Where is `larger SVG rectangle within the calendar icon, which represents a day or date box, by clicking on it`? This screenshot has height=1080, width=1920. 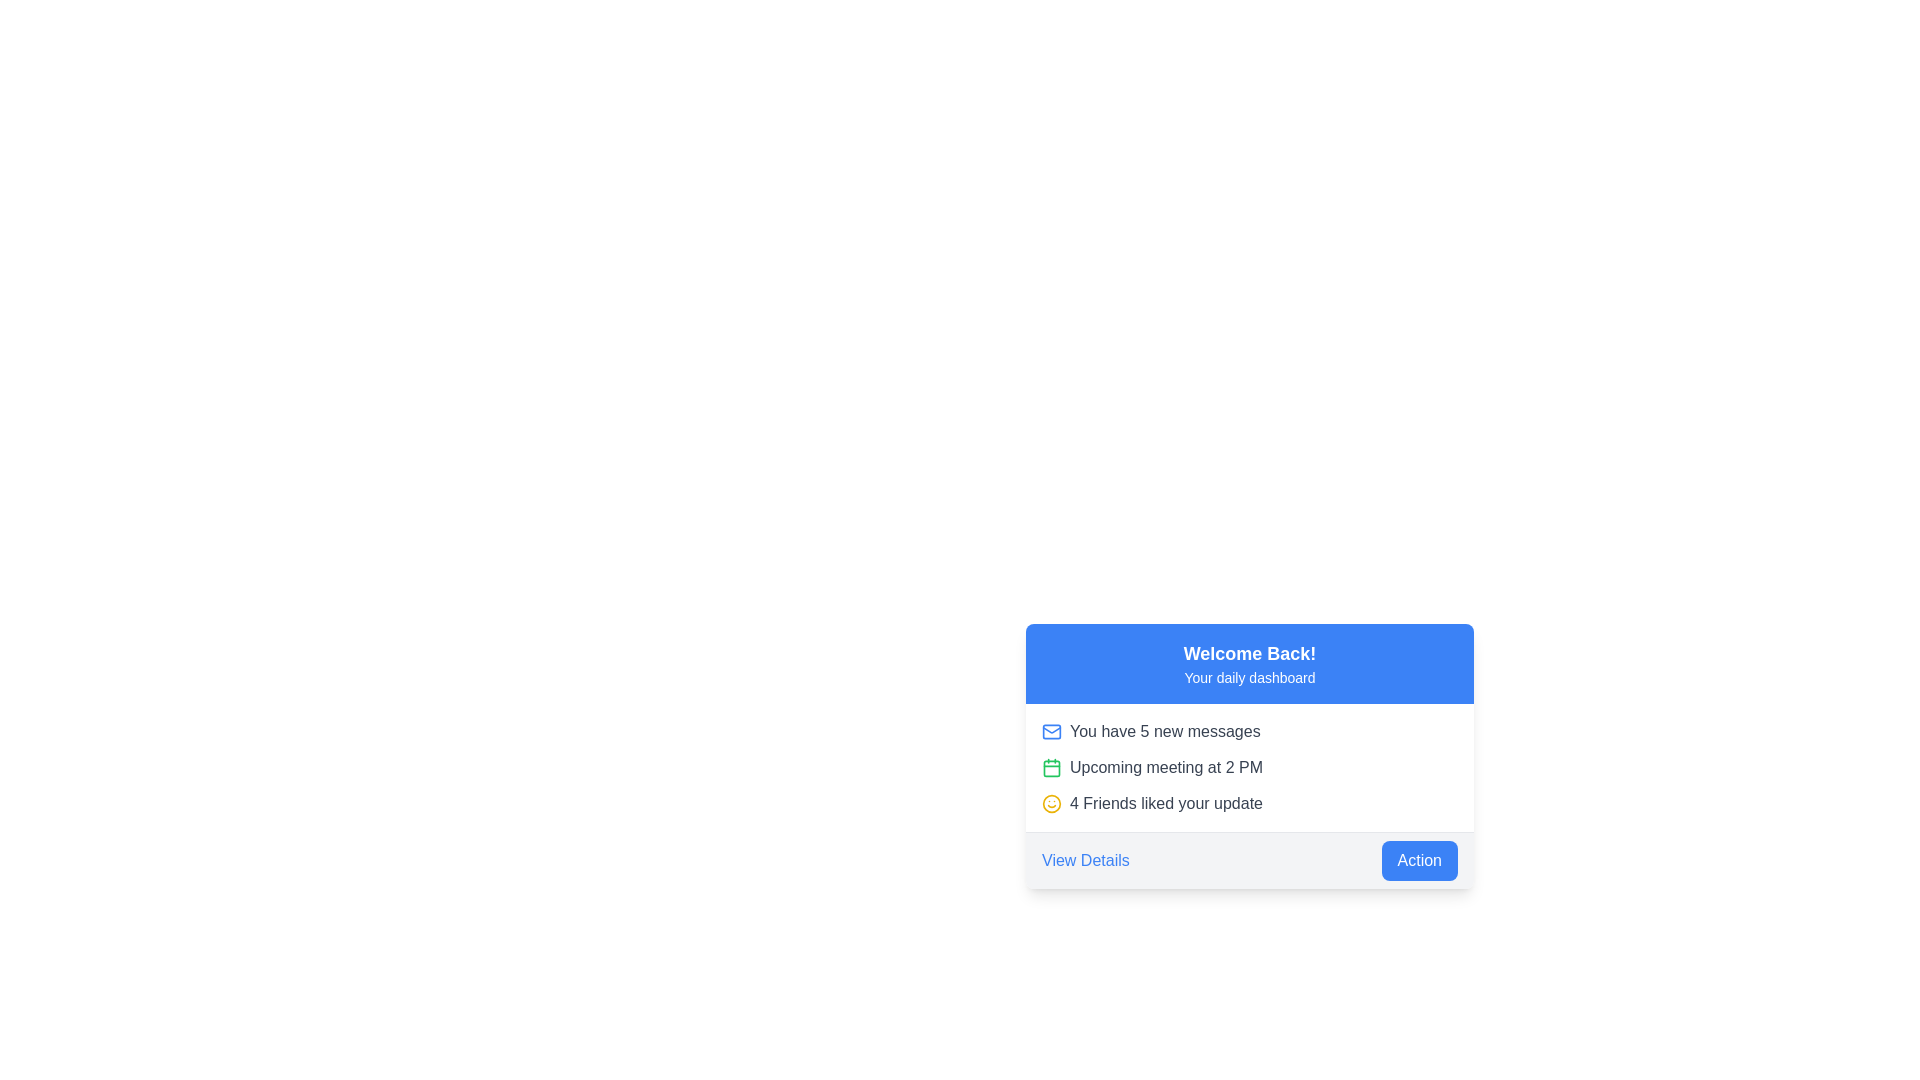
larger SVG rectangle within the calendar icon, which represents a day or date box, by clicking on it is located at coordinates (1050, 766).